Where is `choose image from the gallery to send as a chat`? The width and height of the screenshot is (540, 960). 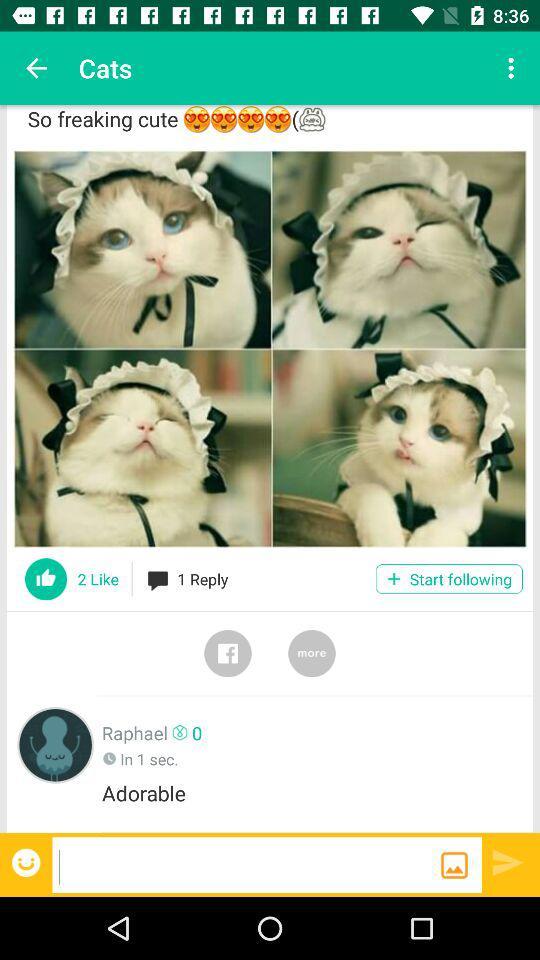 choose image from the gallery to send as a chat is located at coordinates (454, 864).